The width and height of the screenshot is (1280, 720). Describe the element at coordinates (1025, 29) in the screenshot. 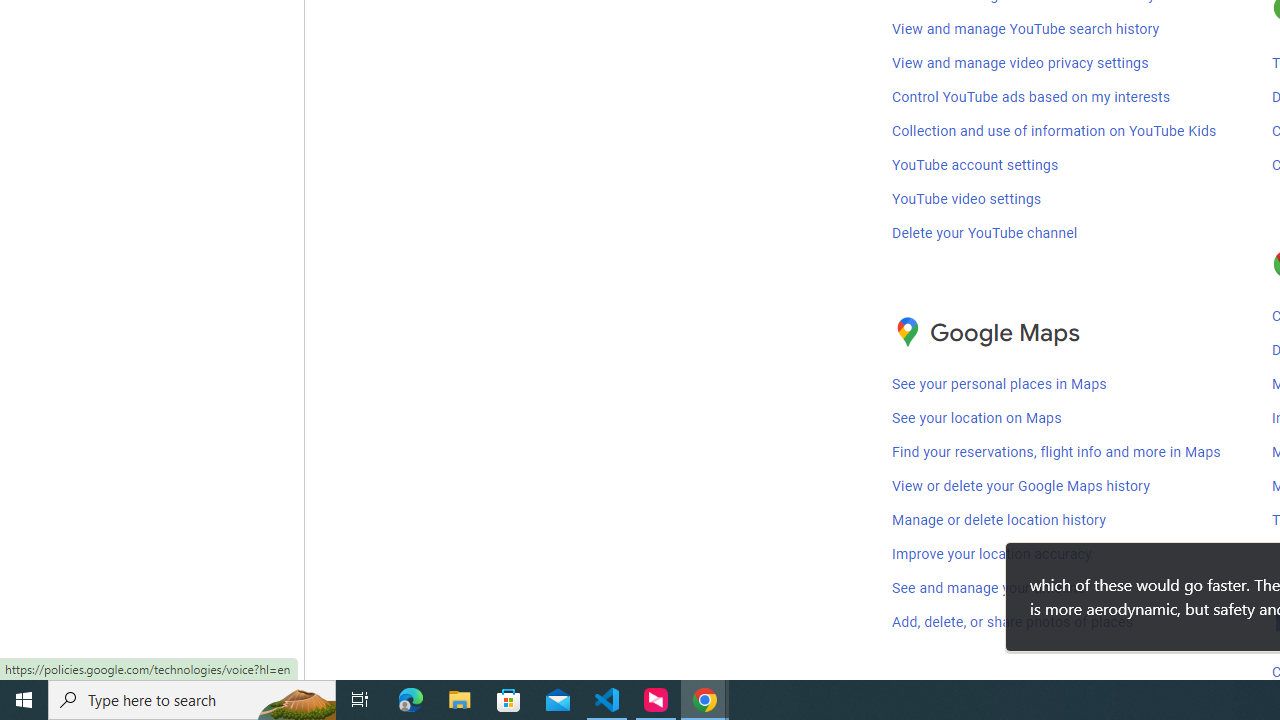

I see `'View and manage YouTube search history'` at that location.